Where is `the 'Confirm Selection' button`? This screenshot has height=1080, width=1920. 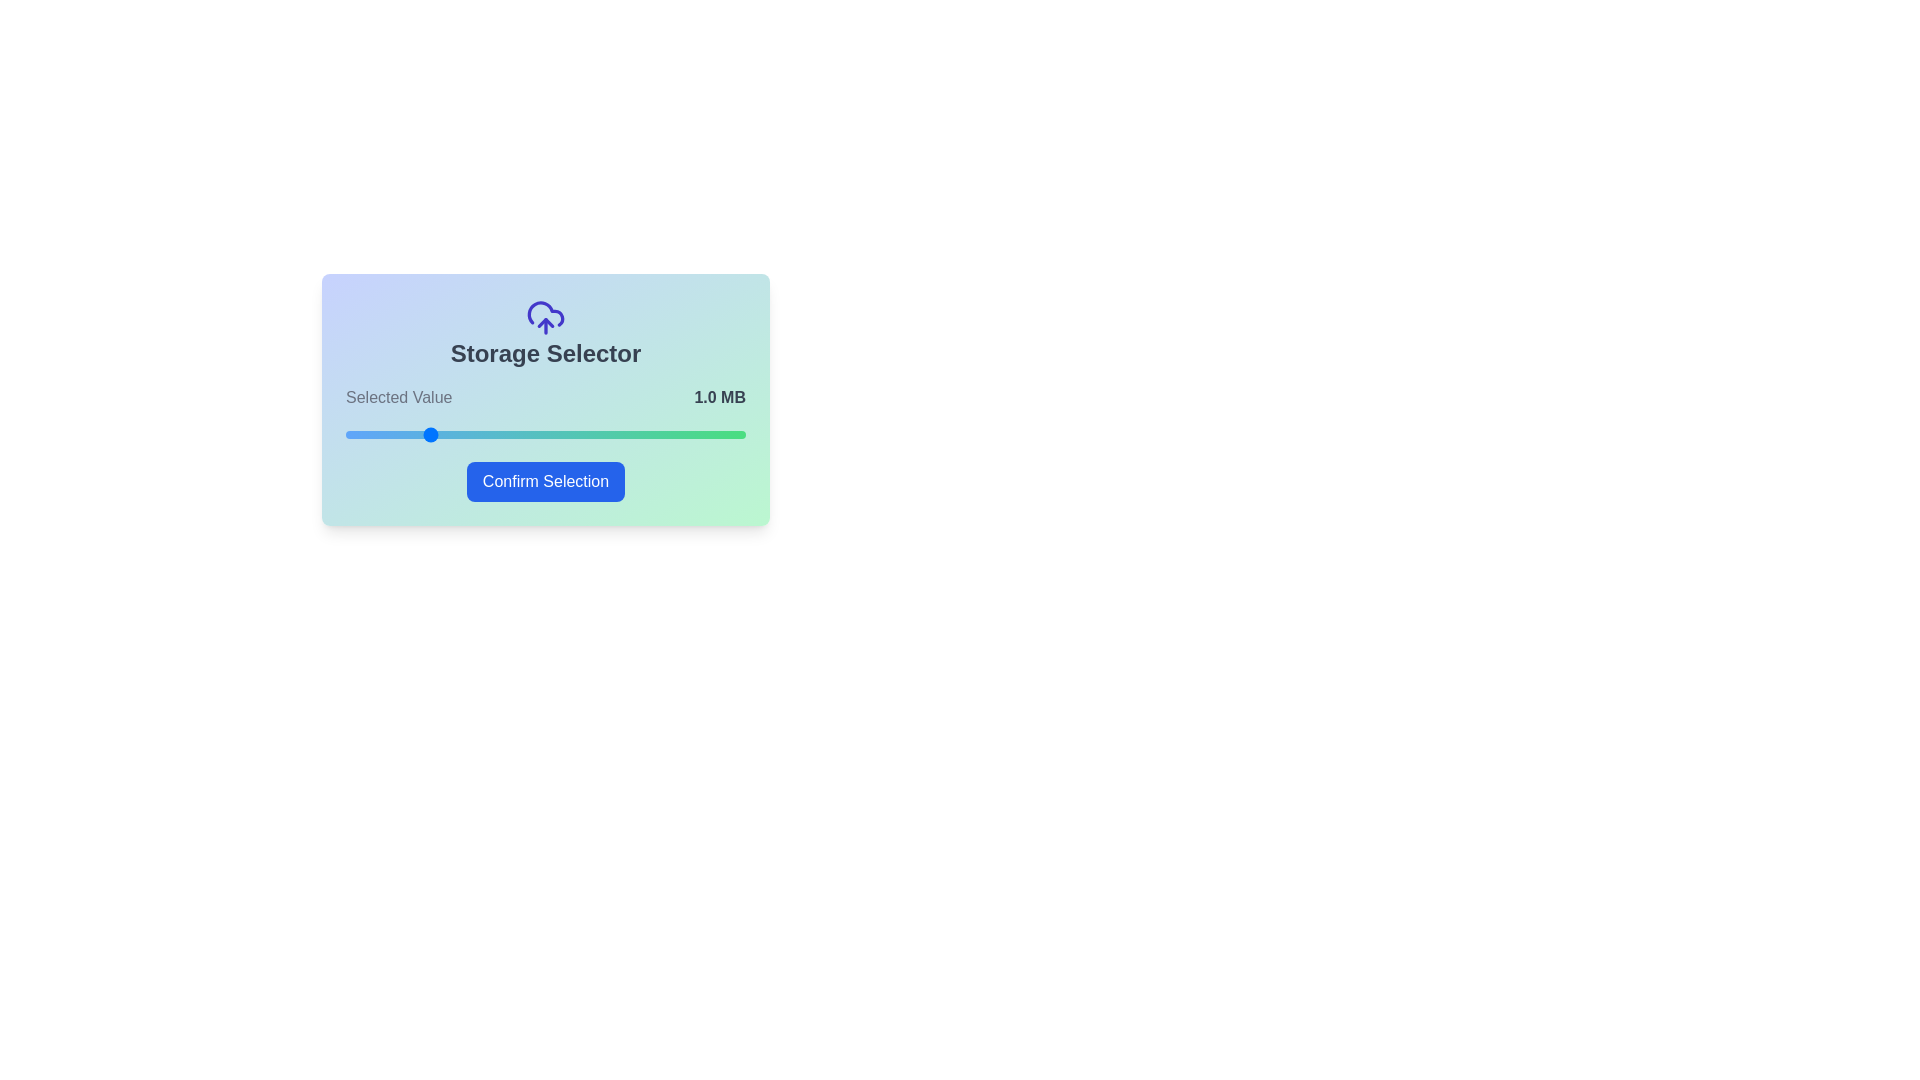
the 'Confirm Selection' button is located at coordinates (546, 482).